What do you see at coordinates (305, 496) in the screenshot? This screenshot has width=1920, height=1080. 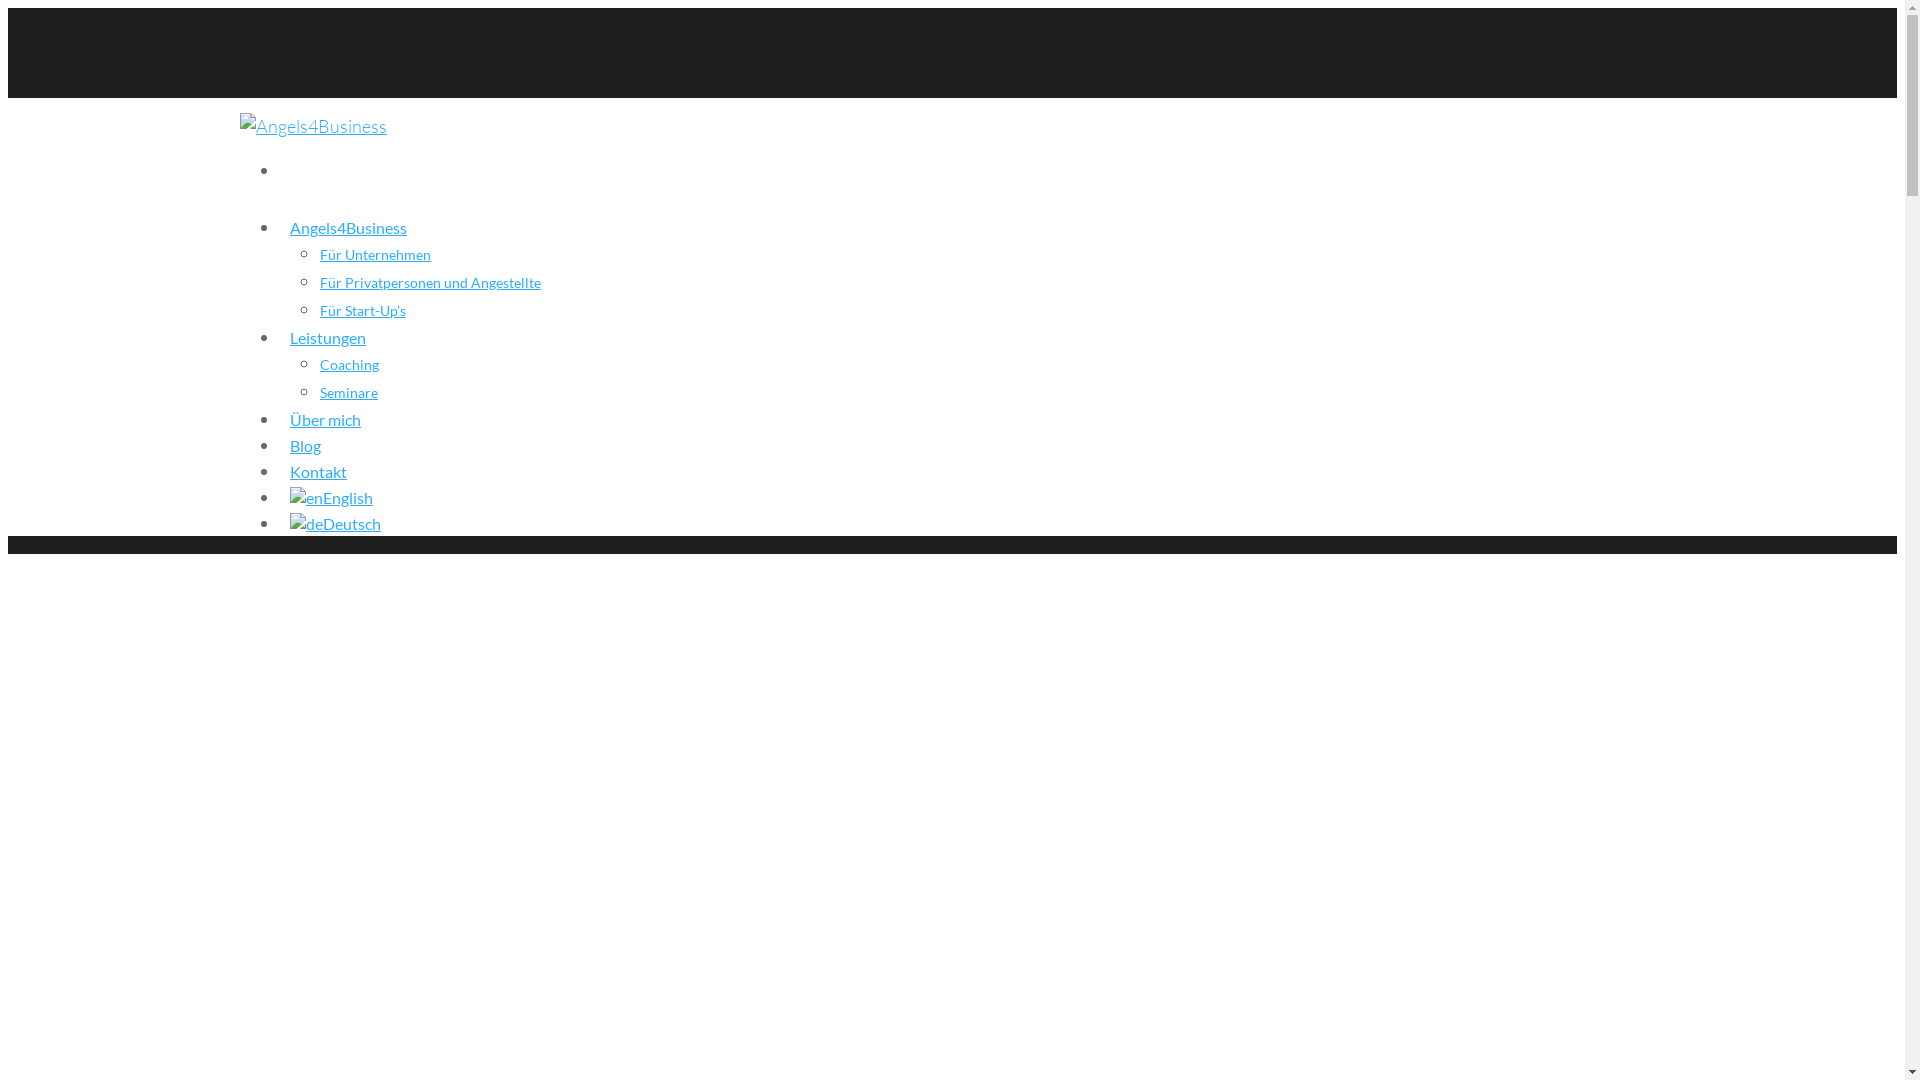 I see `'English'` at bounding box center [305, 496].